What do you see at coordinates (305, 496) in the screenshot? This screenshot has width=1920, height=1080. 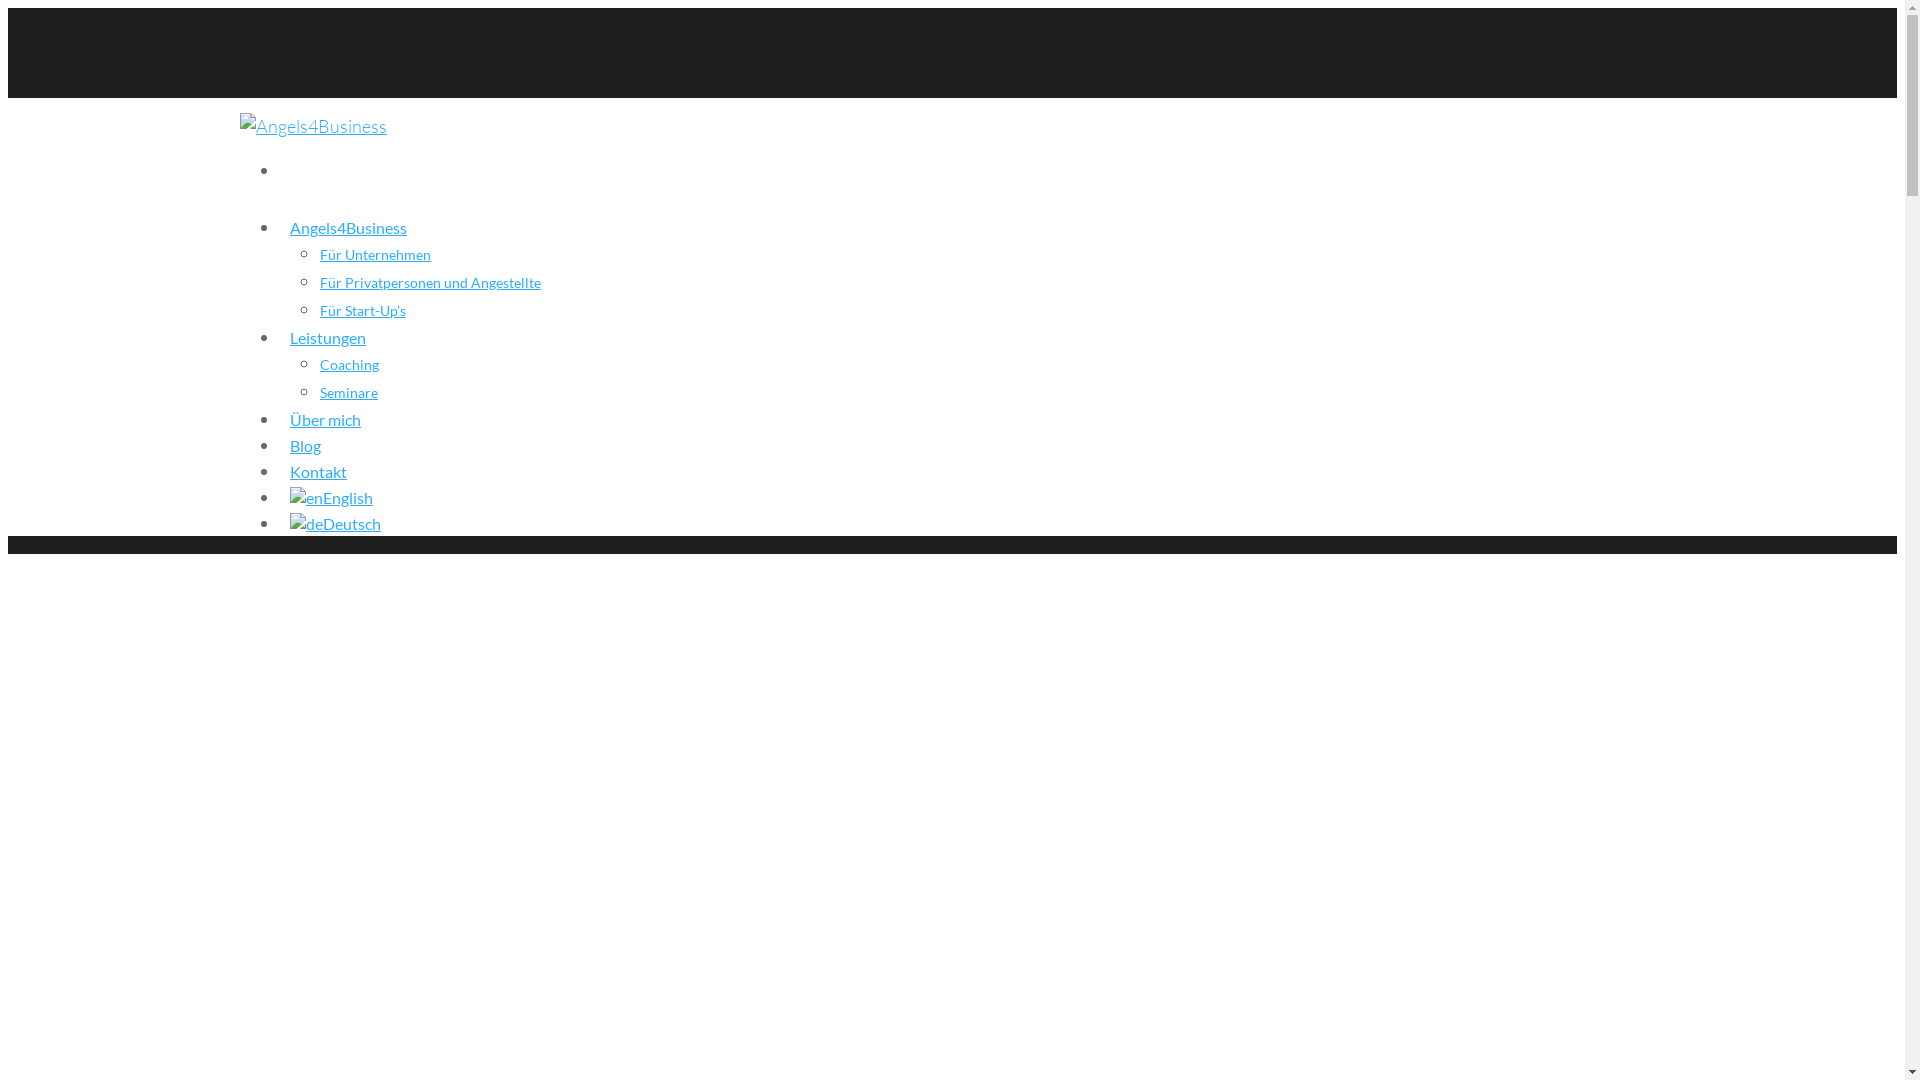 I see `'English'` at bounding box center [305, 496].